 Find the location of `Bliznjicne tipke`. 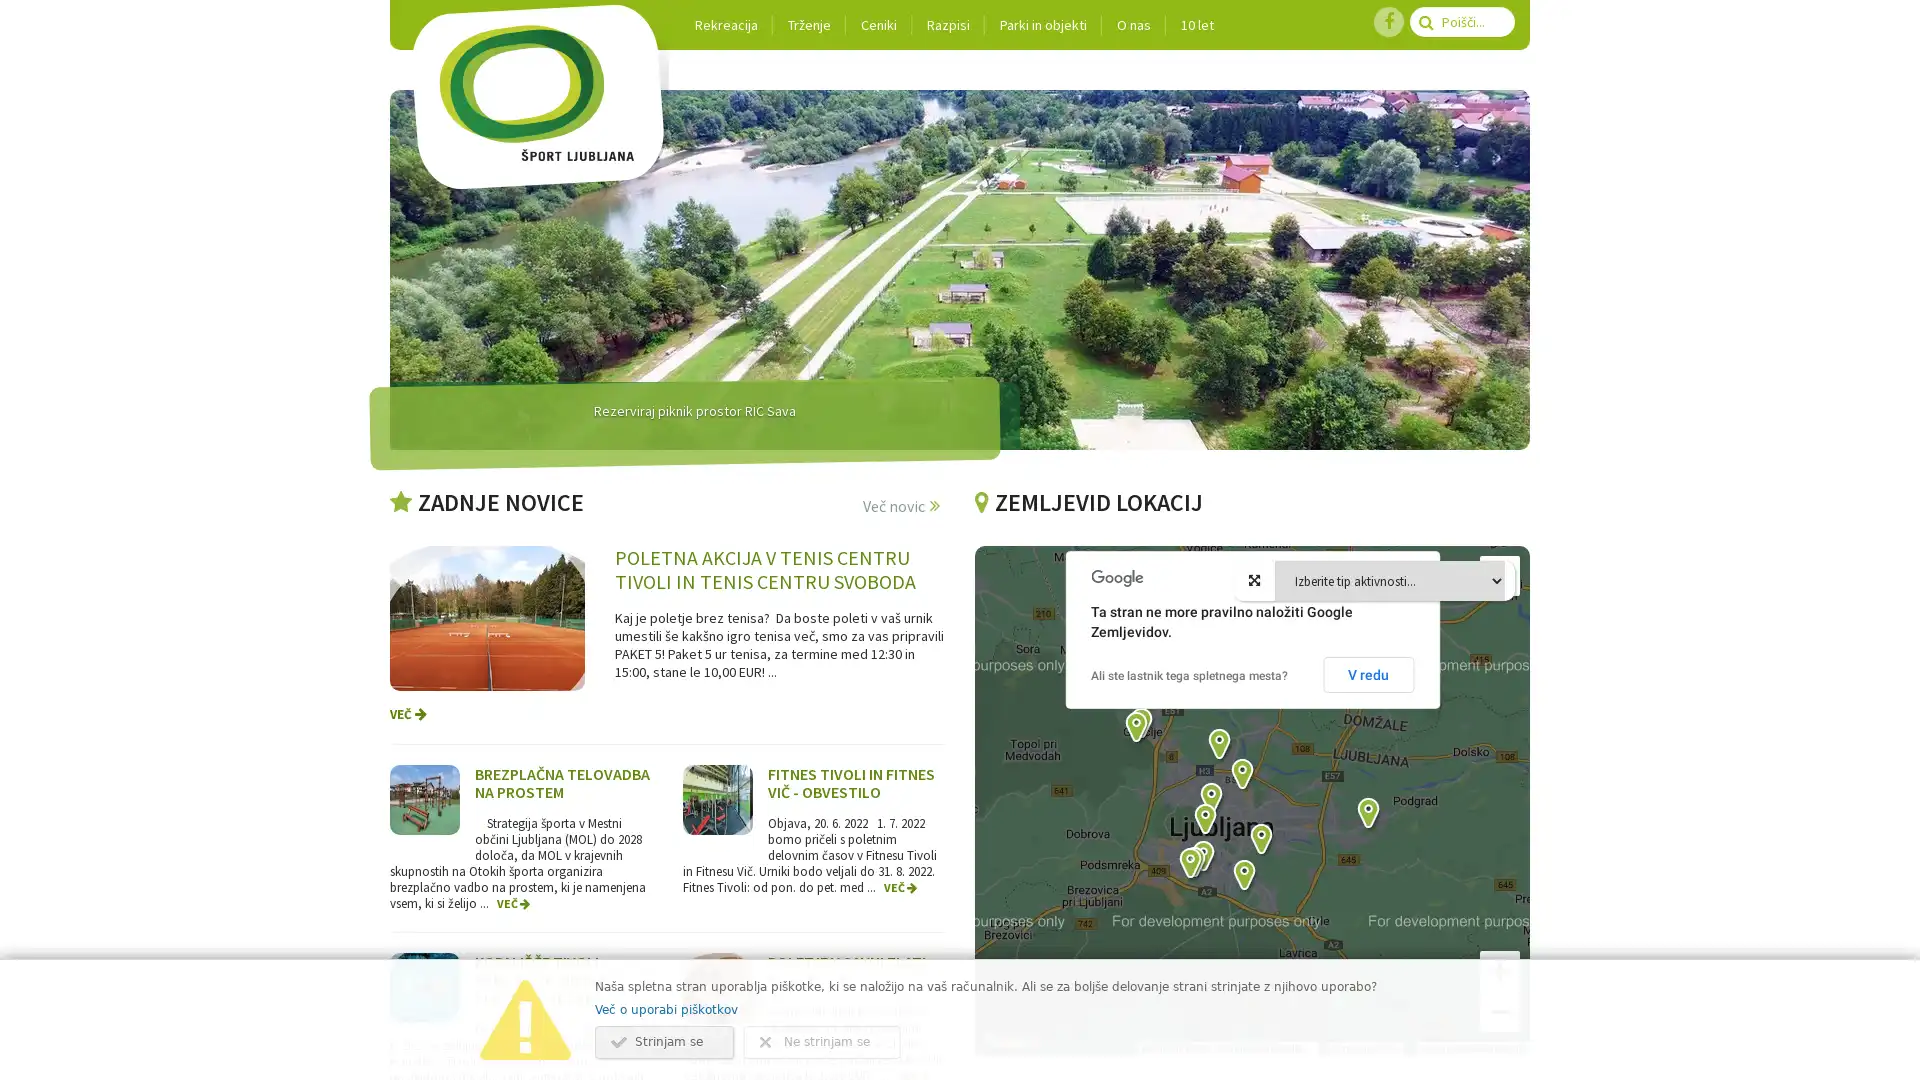

Bliznjicne tipke is located at coordinates (1158, 1048).